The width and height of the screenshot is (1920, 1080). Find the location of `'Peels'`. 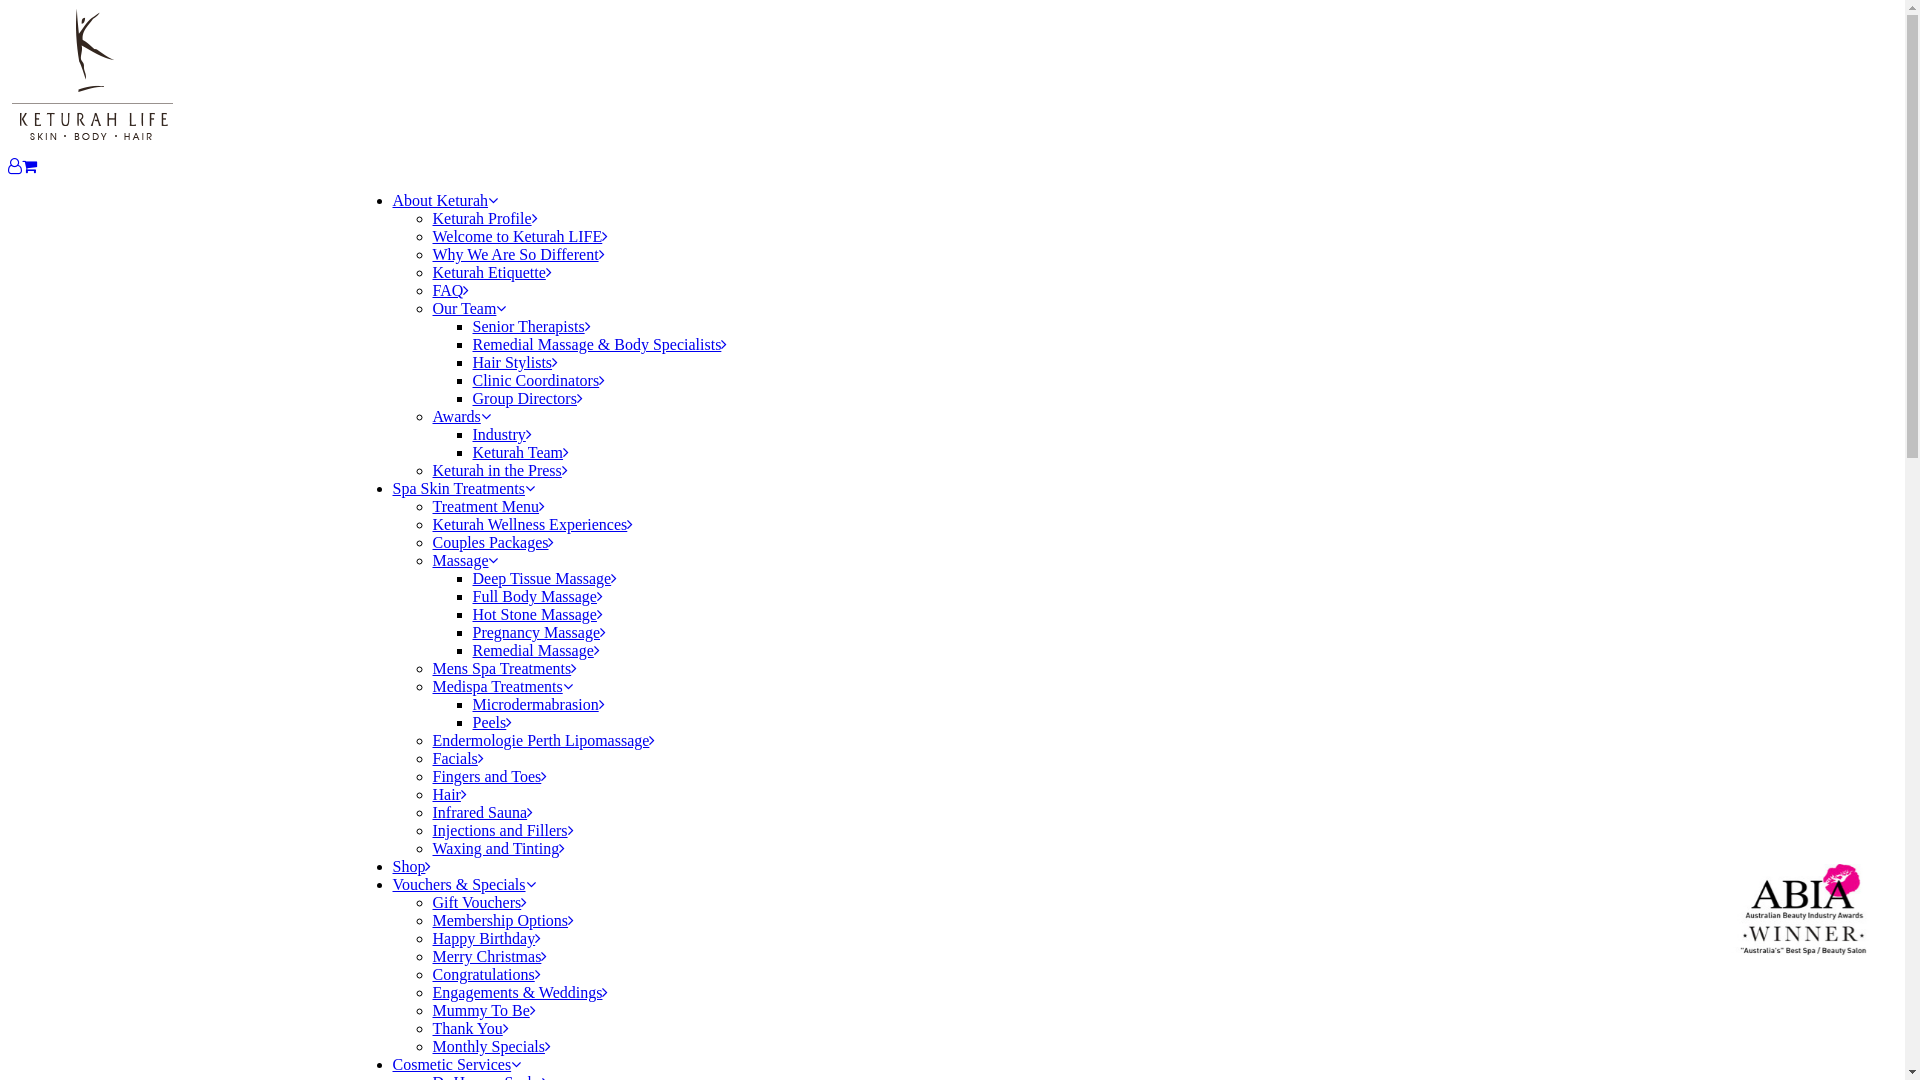

'Peels' is located at coordinates (491, 722).